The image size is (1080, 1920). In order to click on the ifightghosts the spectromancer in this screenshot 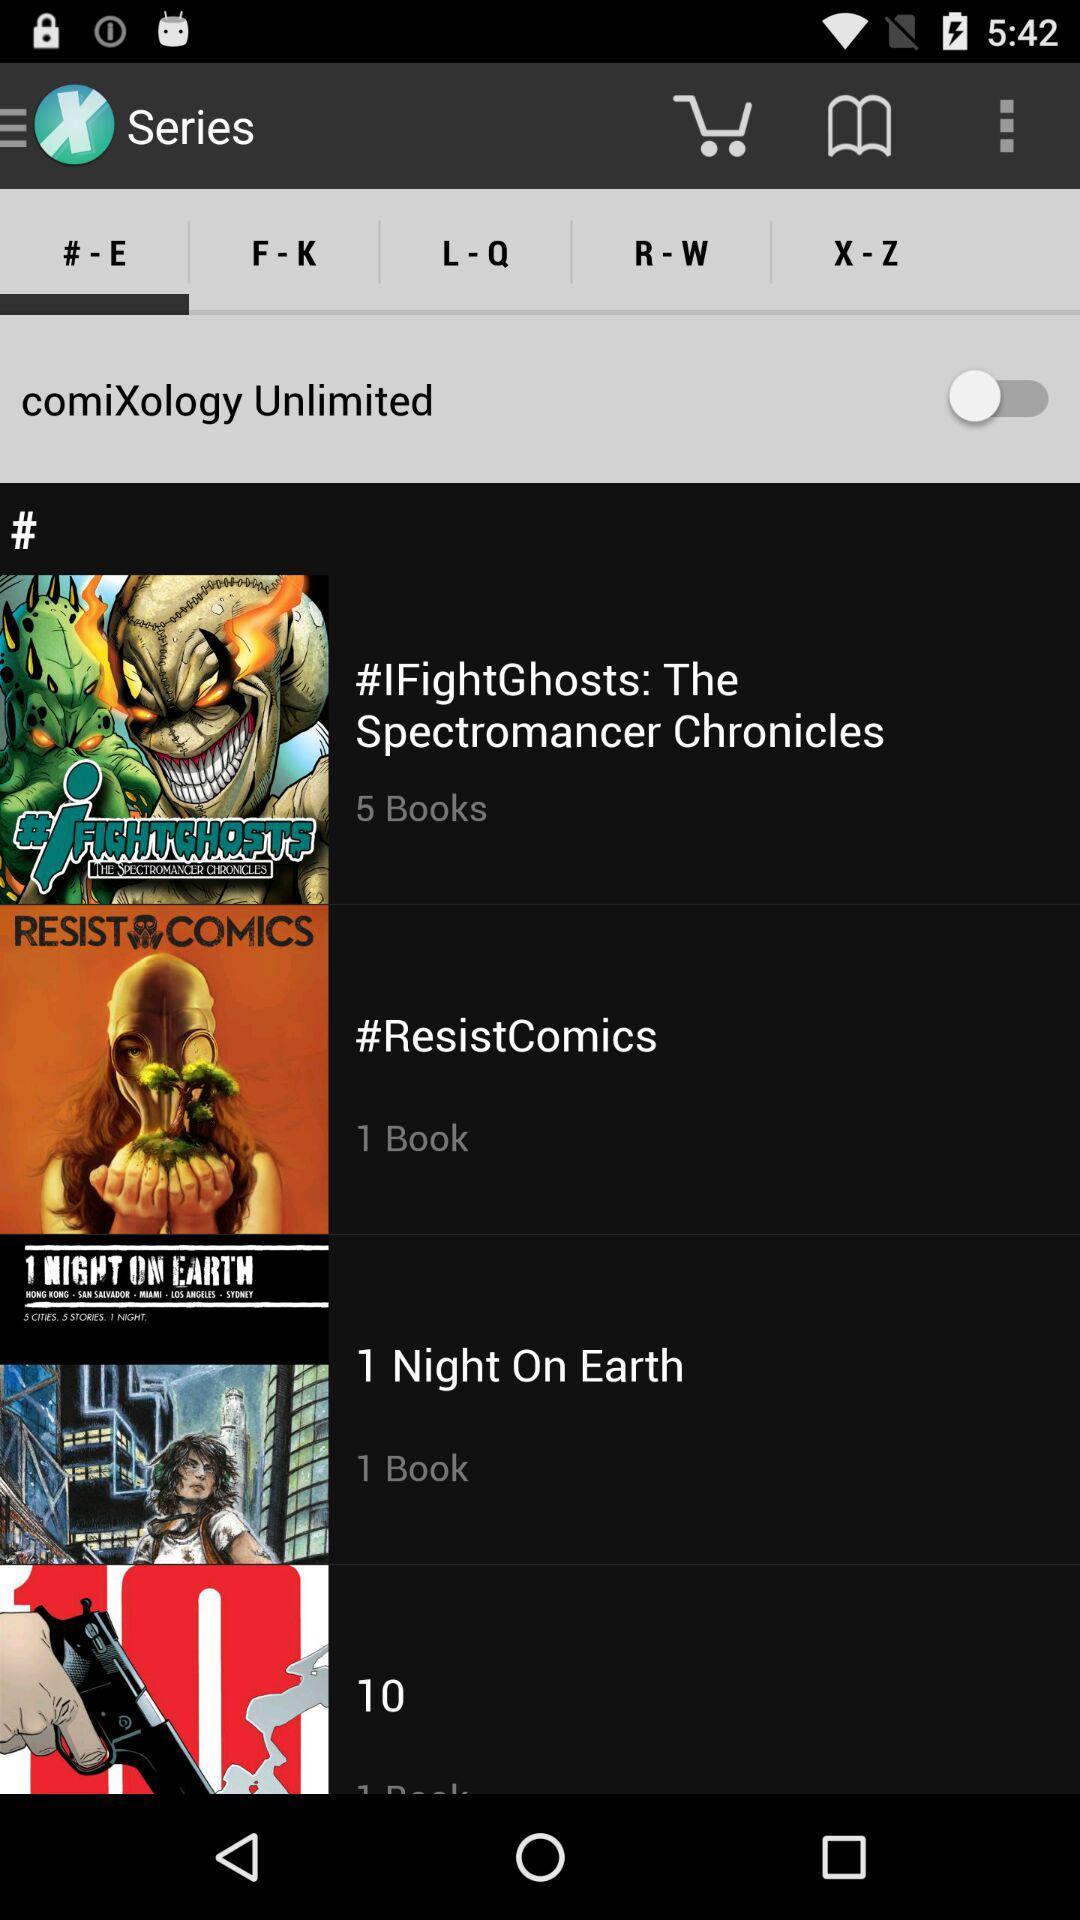, I will do `click(703, 704)`.